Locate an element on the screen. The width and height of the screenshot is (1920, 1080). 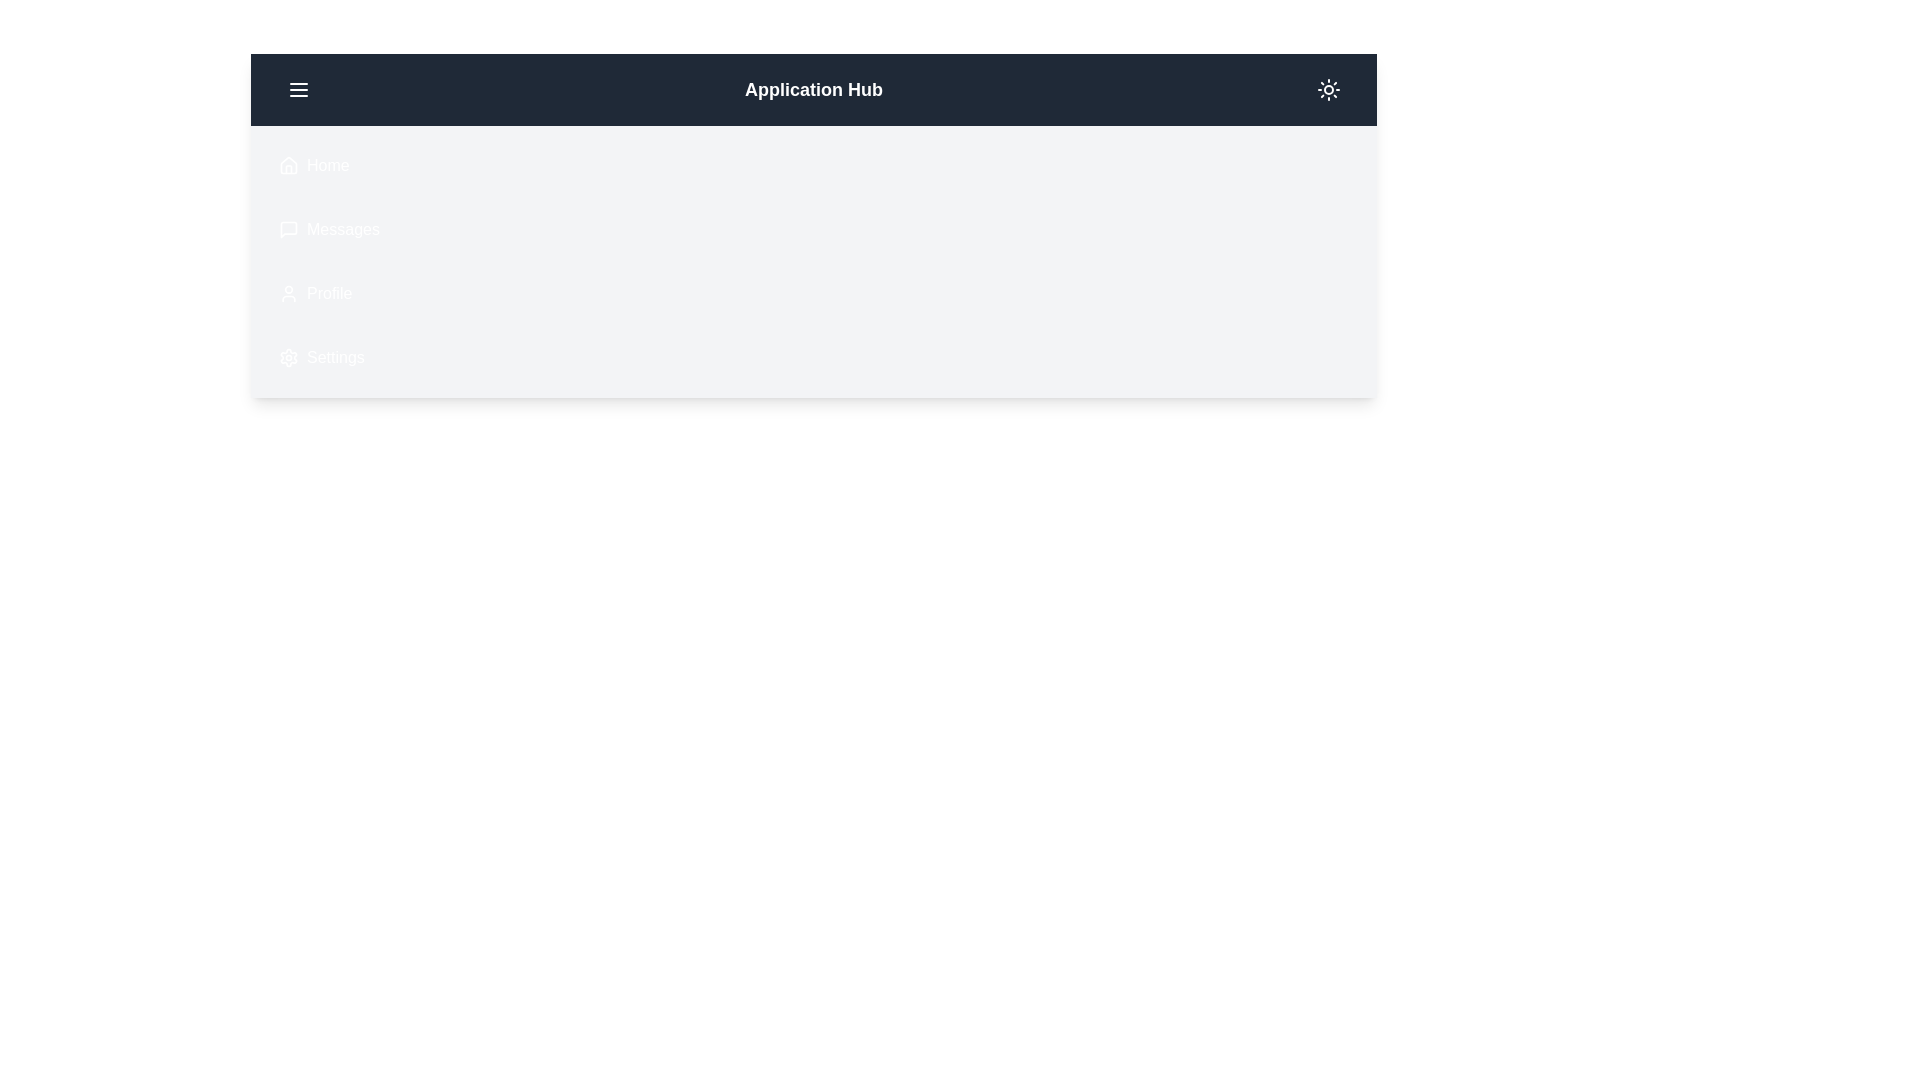
the application title to interact with it is located at coordinates (814, 88).